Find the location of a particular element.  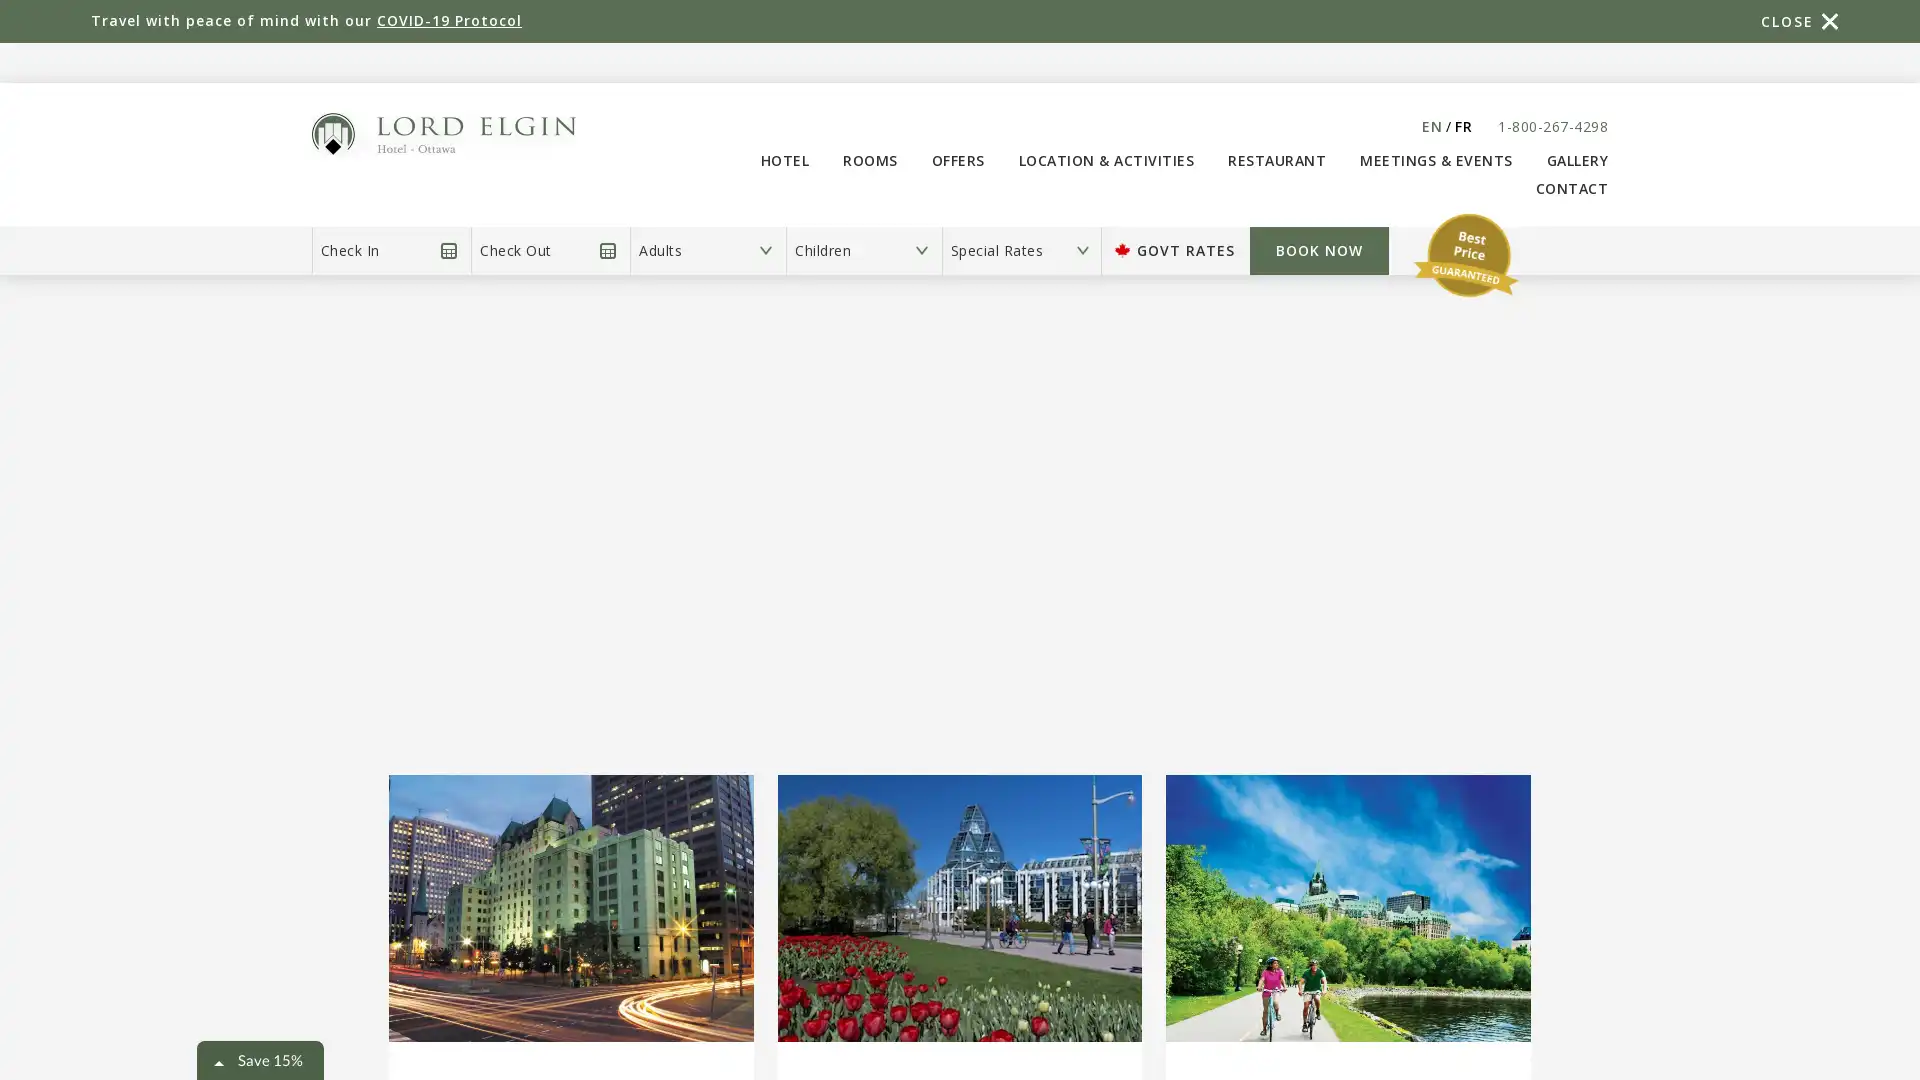

BOOK NOW is located at coordinates (951, 438).